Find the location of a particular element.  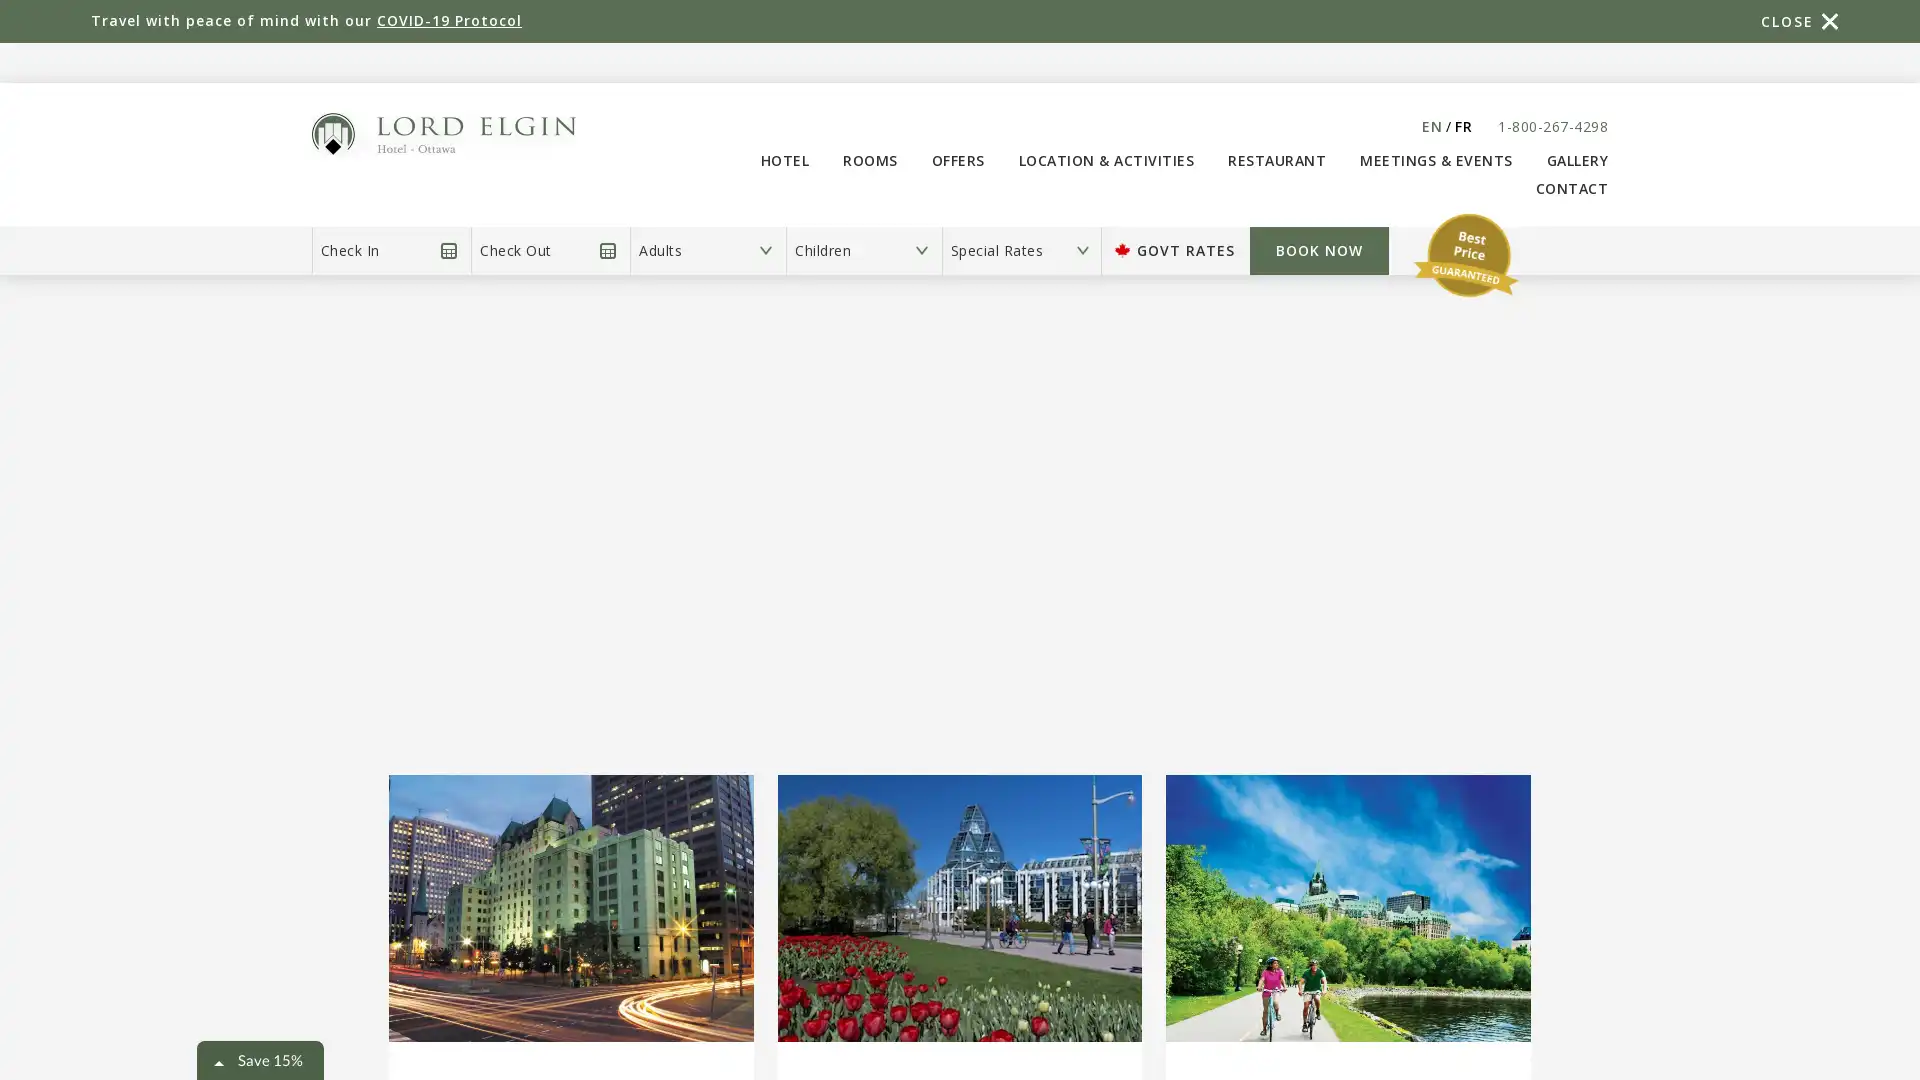

BOOK NOW is located at coordinates (951, 438).